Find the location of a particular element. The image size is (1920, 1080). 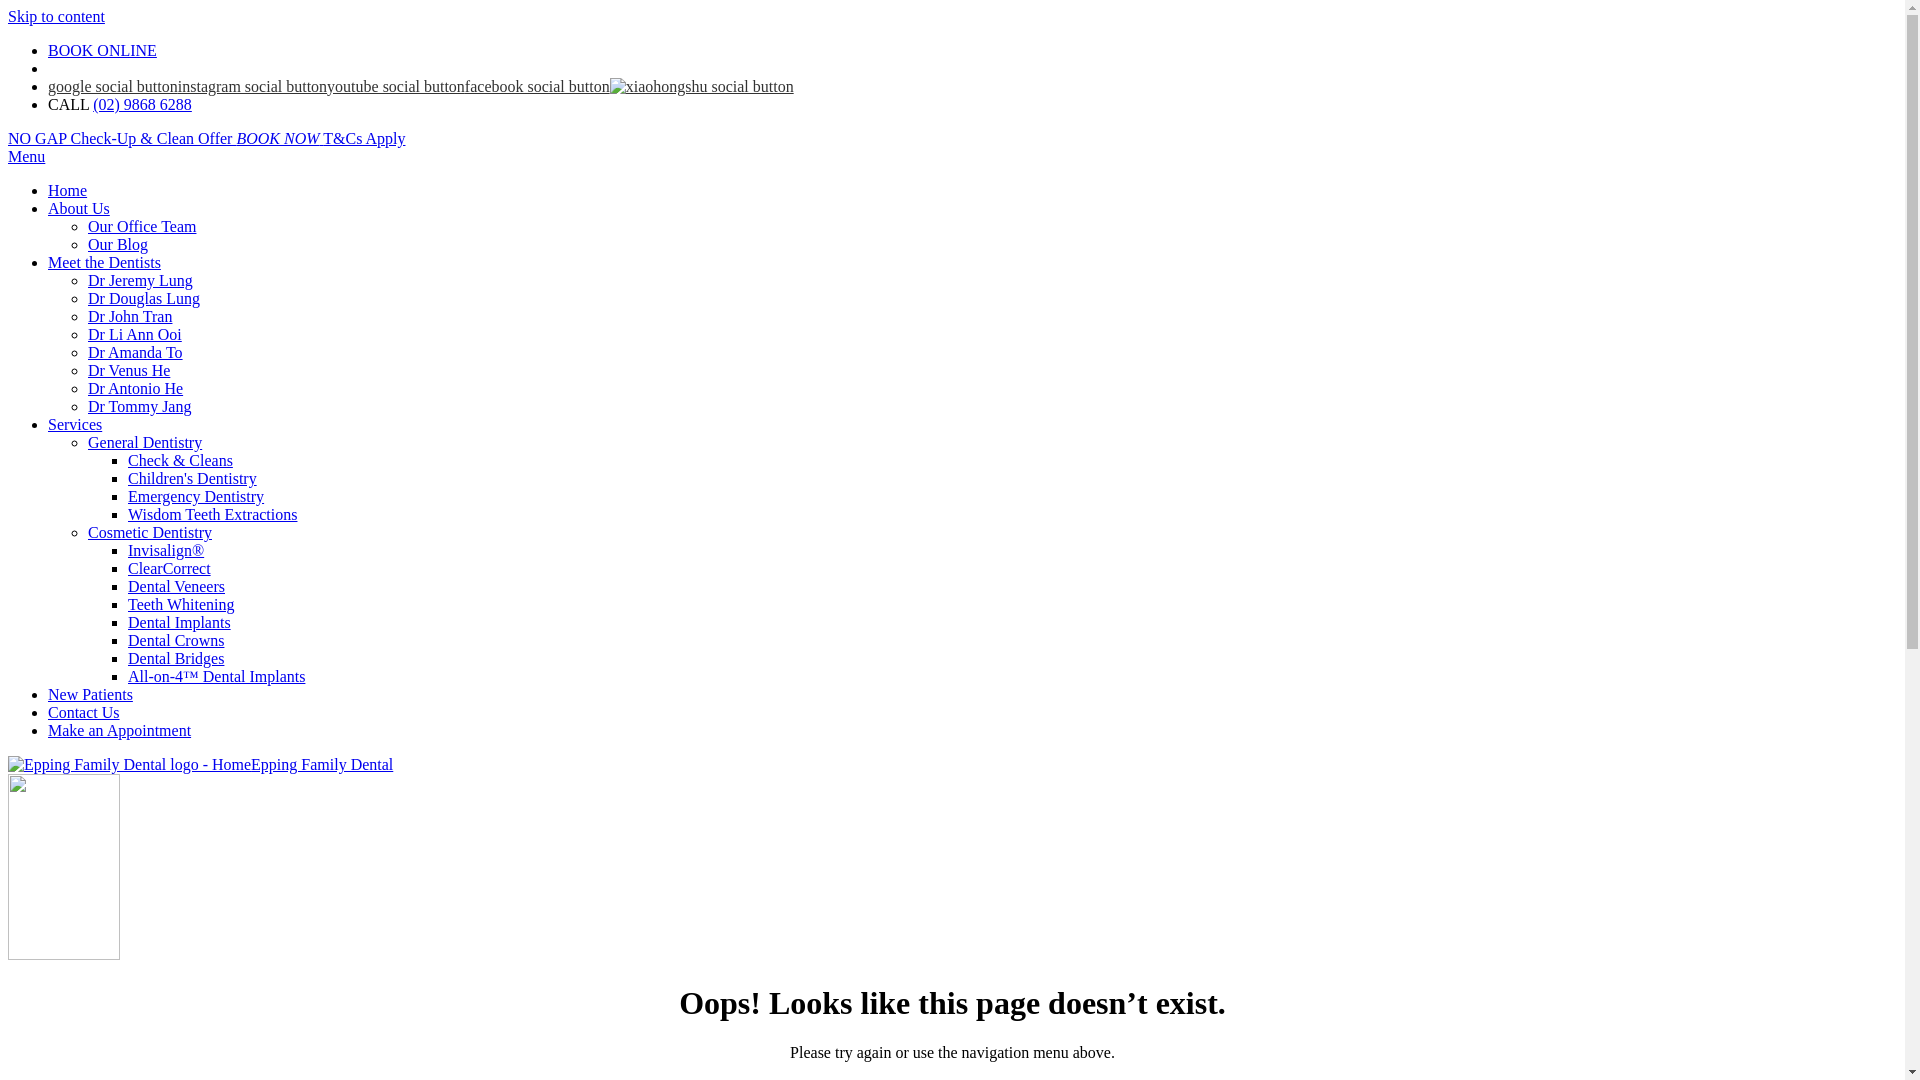

'Contact Us' is located at coordinates (82, 711).